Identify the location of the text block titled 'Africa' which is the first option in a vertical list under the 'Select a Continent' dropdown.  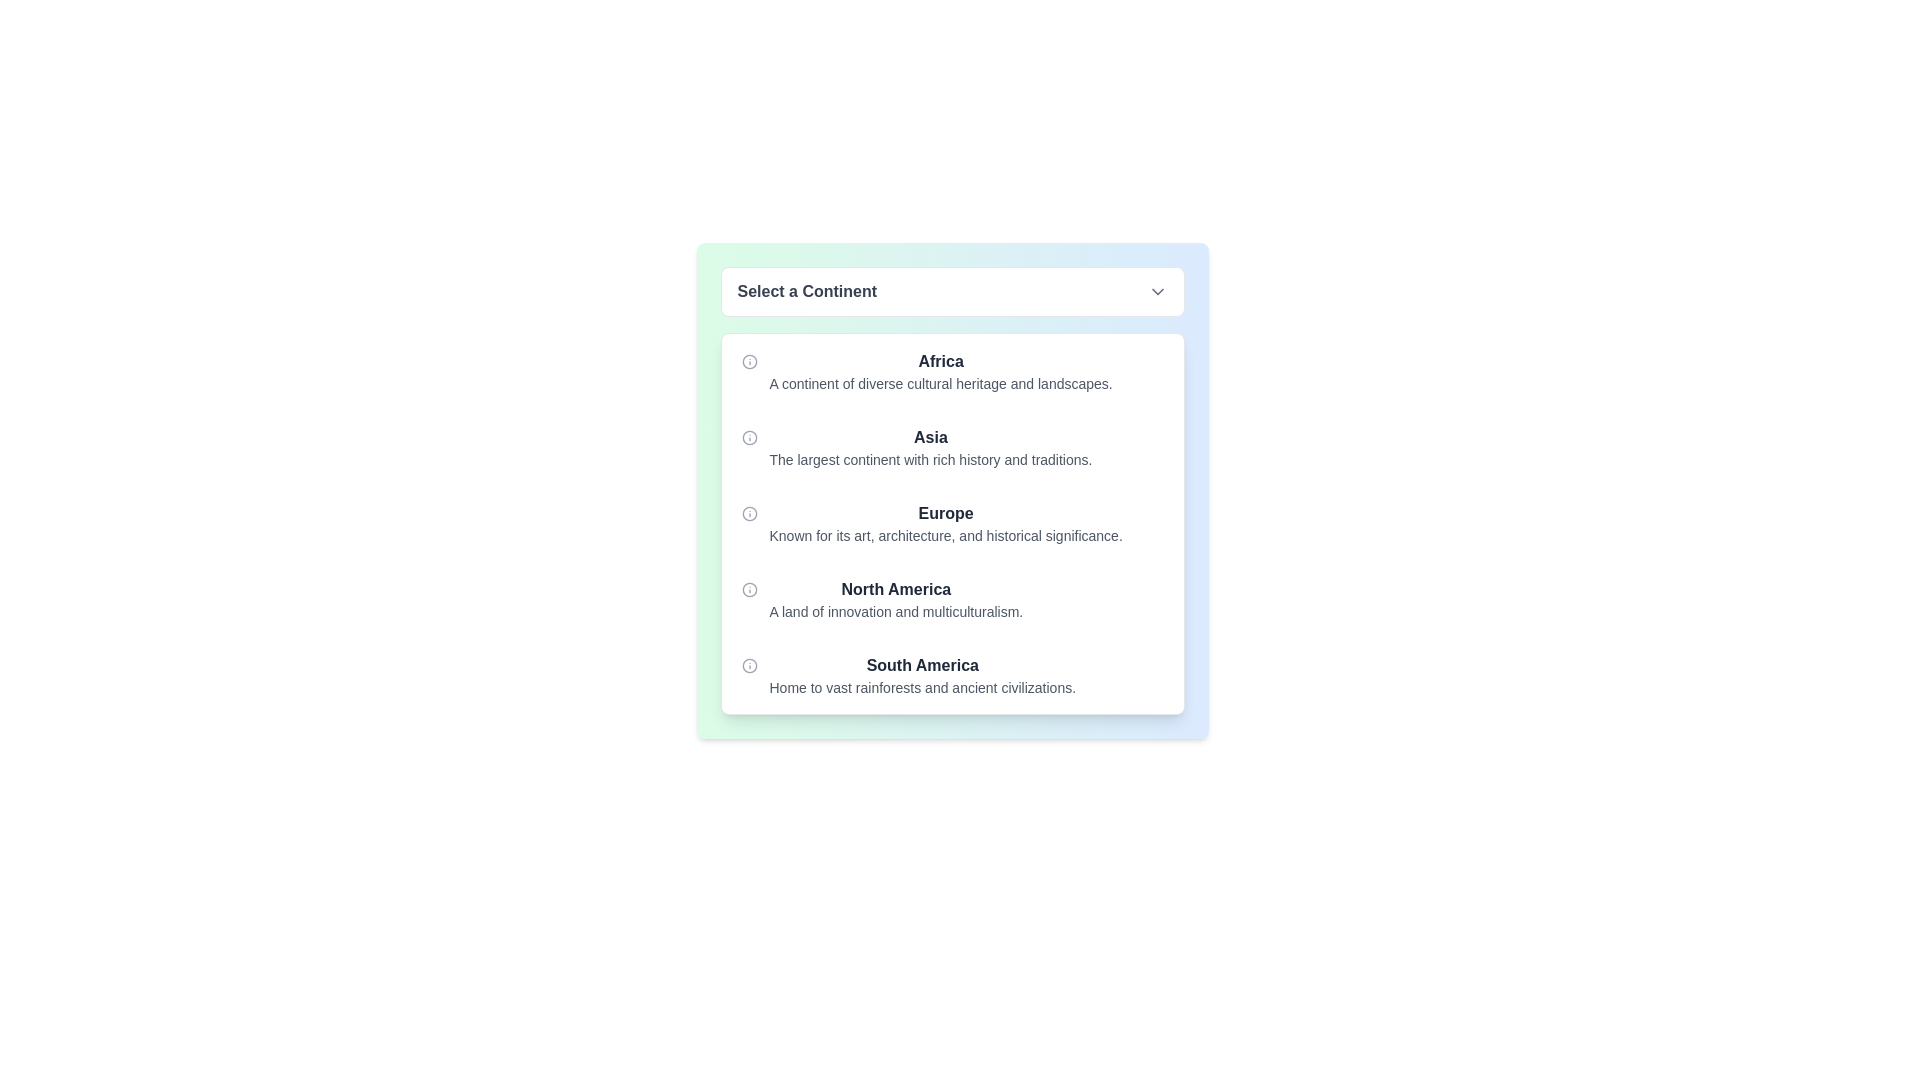
(940, 371).